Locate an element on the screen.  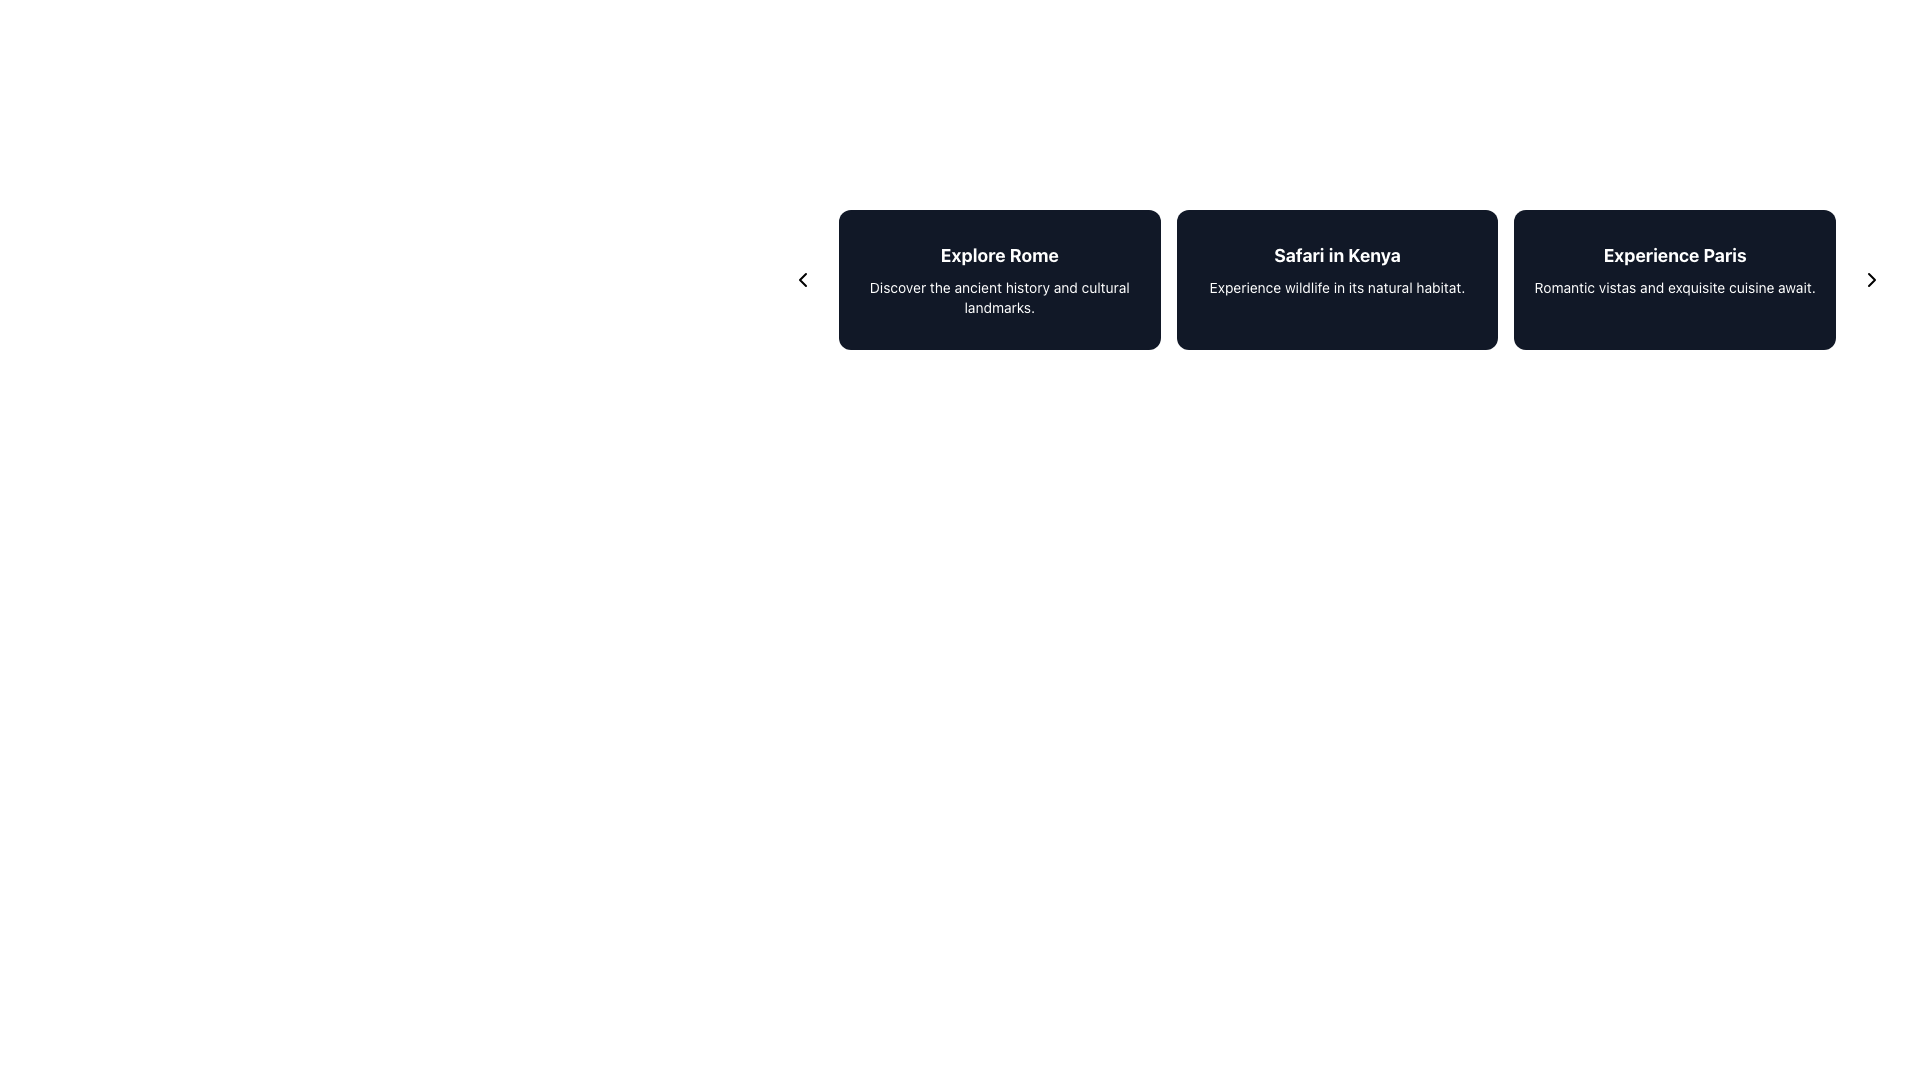
the informational card titled 'Safari in Kenya' with a dark gray background and white-centered text, positioned between 'Explore Rome' and 'Experience Paris' is located at coordinates (1337, 280).